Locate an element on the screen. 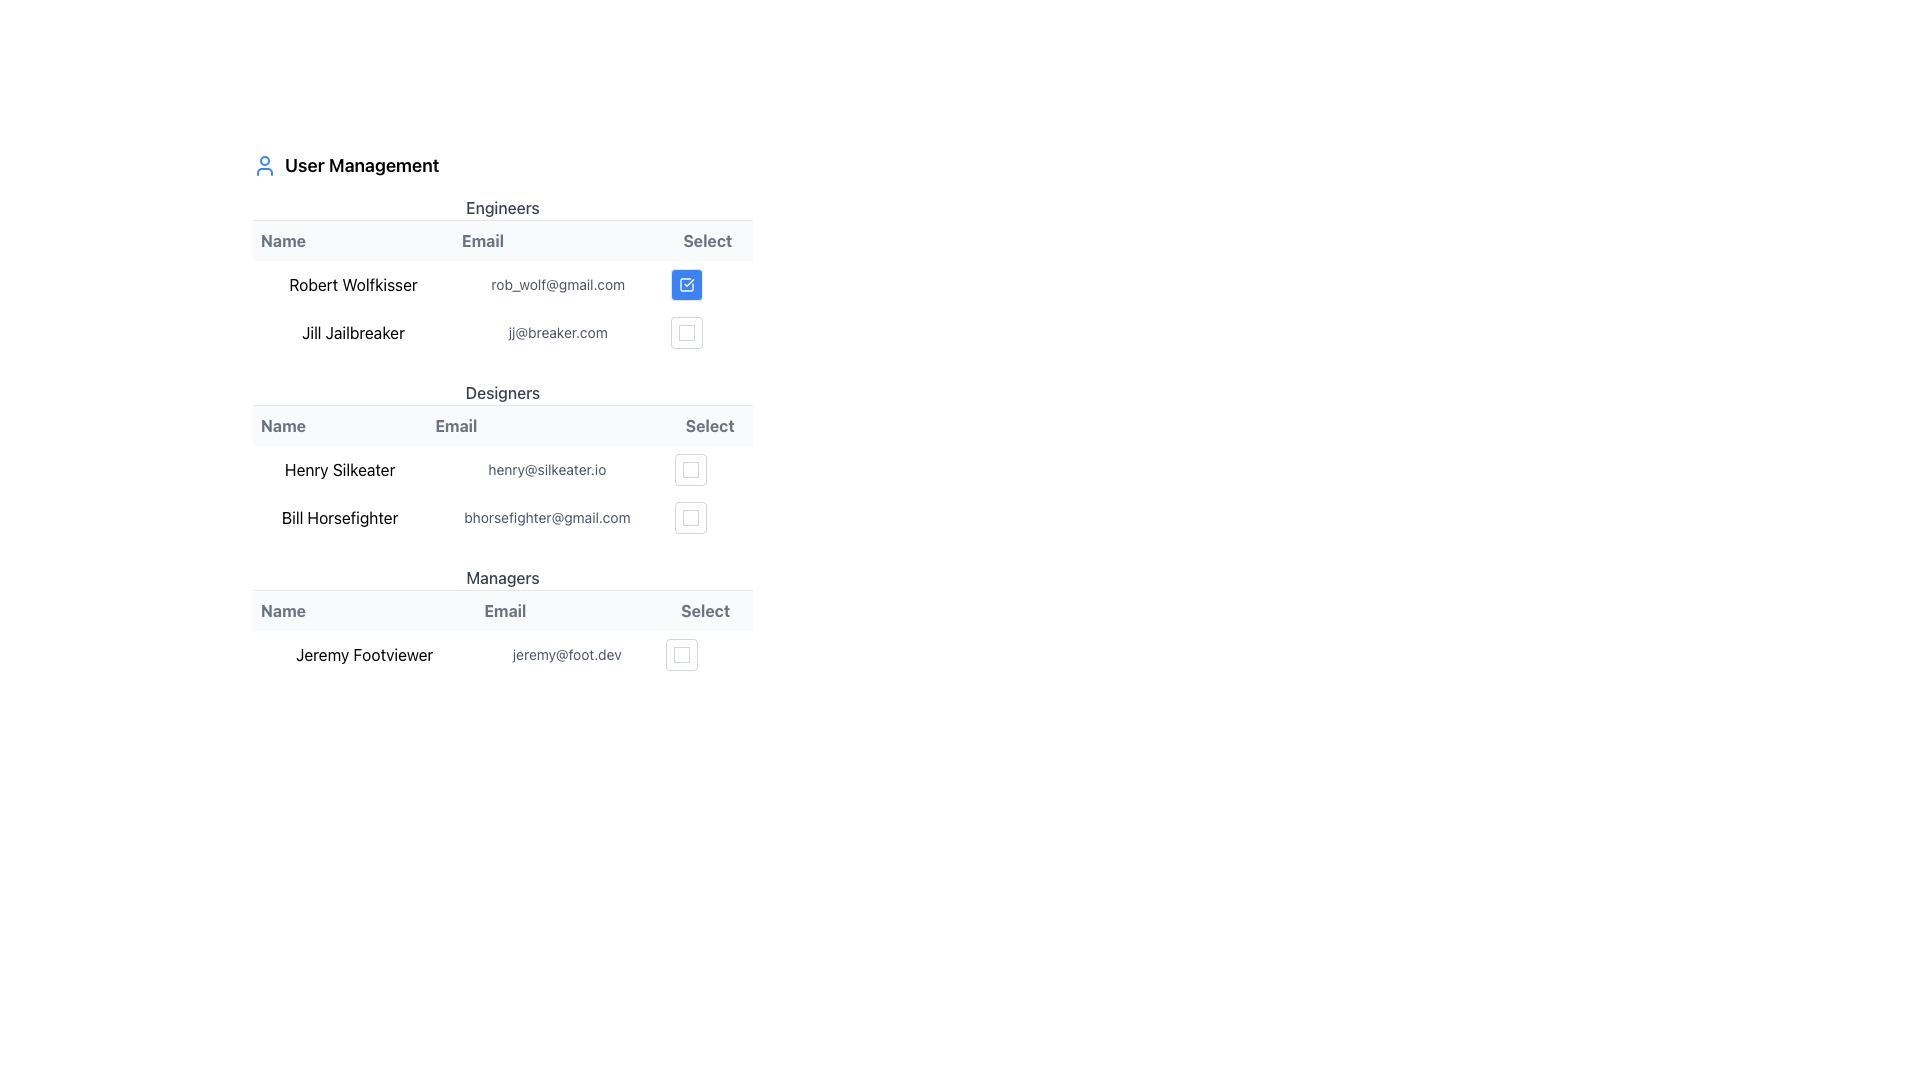 Image resolution: width=1920 pixels, height=1080 pixels. the static text display showing the email address 'henry@silkeater.io', located in the 'Email' column of the 'Designers' section, adjacent to the checkbox and the name 'Henry Silkeater' is located at coordinates (547, 470).